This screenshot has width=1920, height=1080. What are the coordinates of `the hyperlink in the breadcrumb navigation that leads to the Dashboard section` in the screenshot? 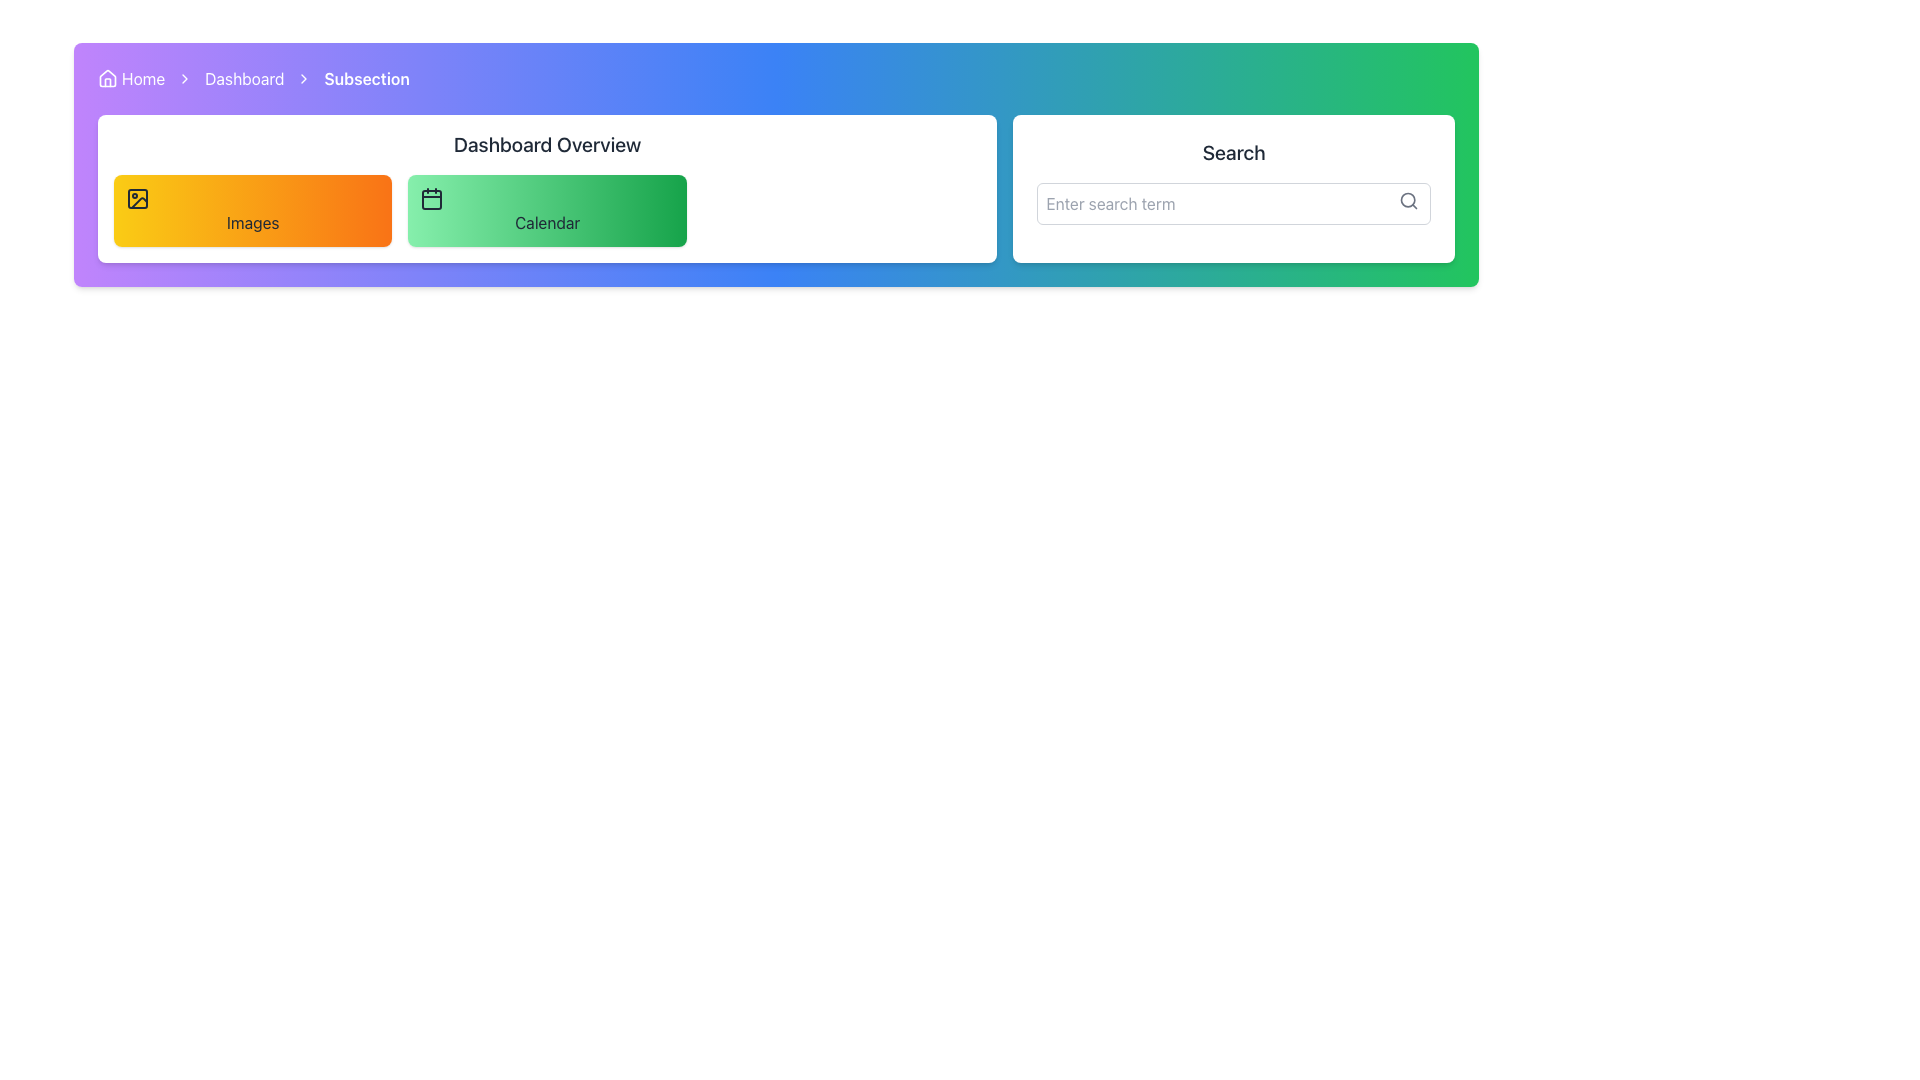 It's located at (243, 77).